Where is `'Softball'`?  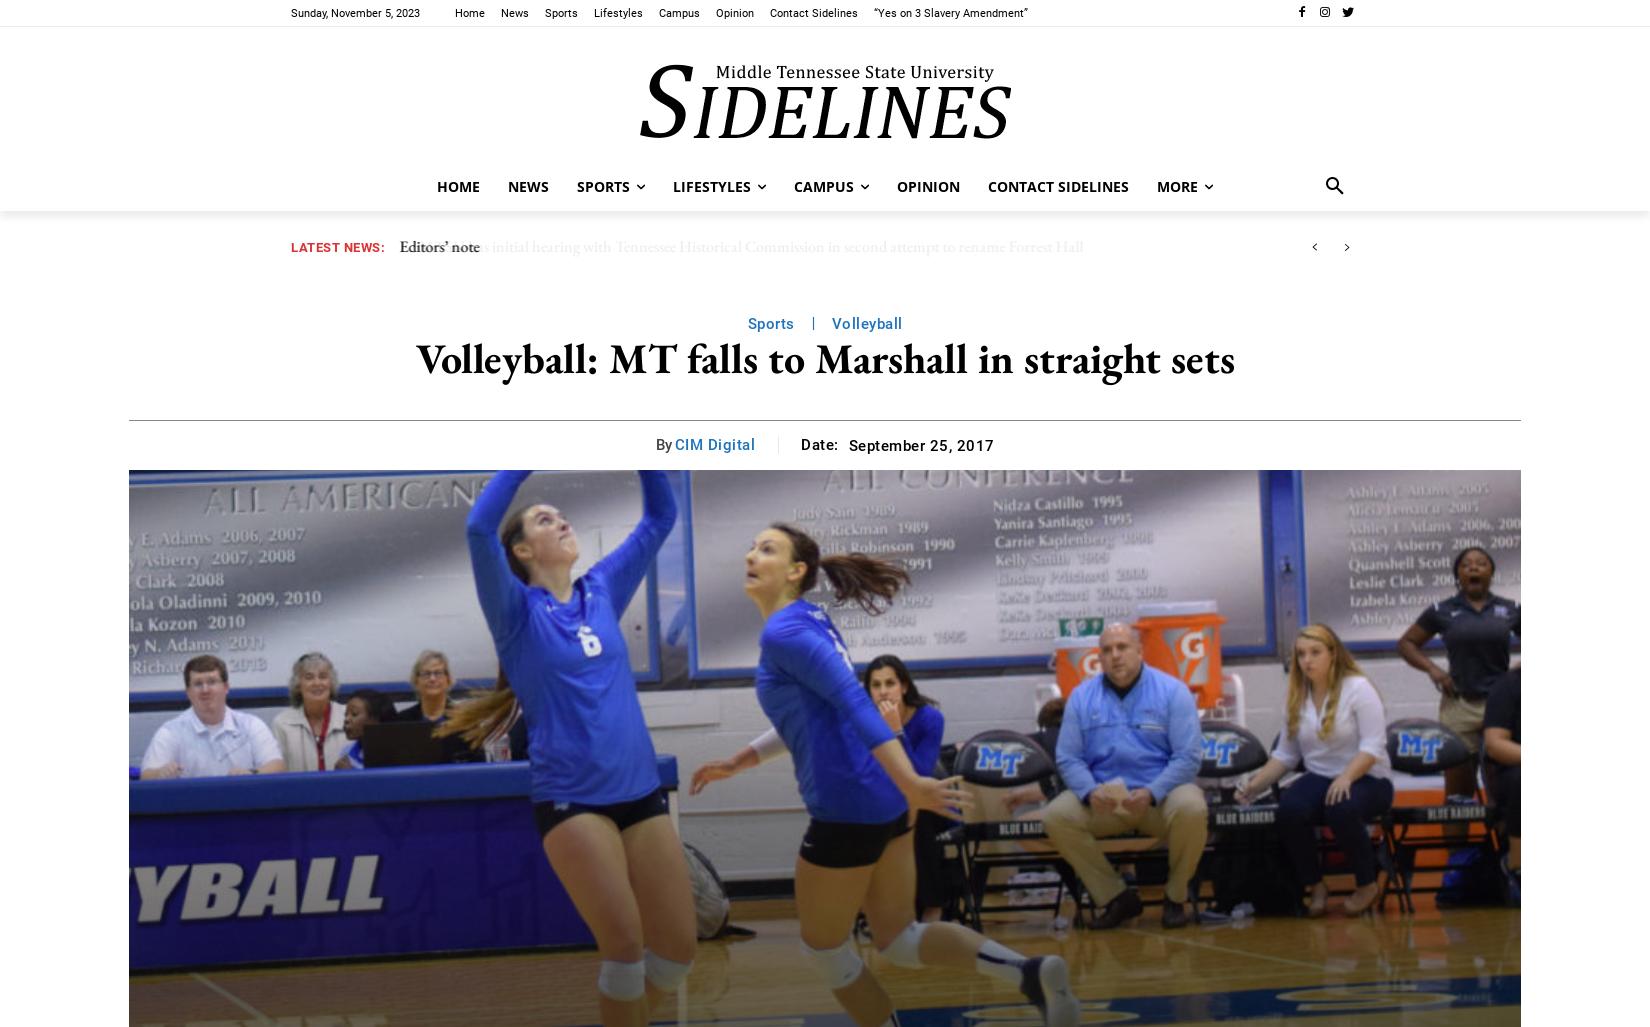 'Softball' is located at coordinates (575, 206).